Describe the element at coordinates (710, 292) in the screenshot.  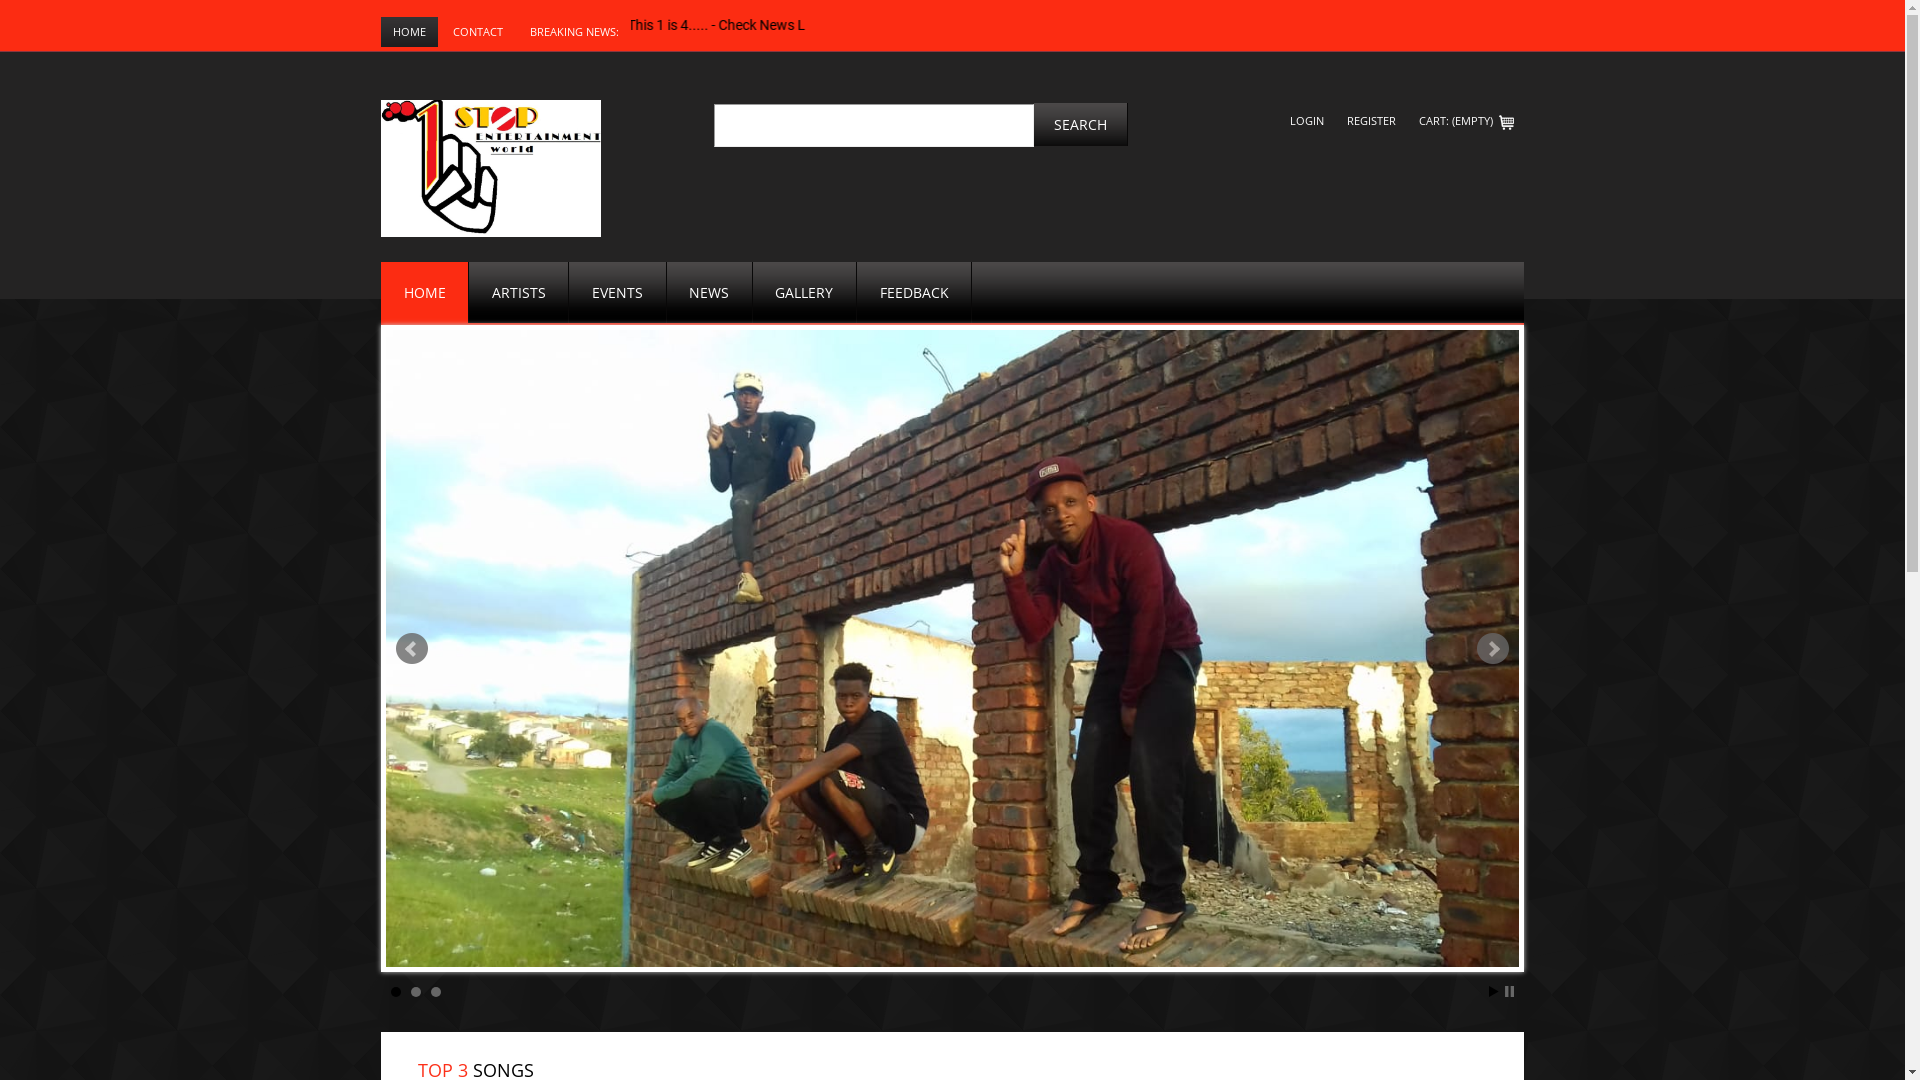
I see `'NEWS'` at that location.